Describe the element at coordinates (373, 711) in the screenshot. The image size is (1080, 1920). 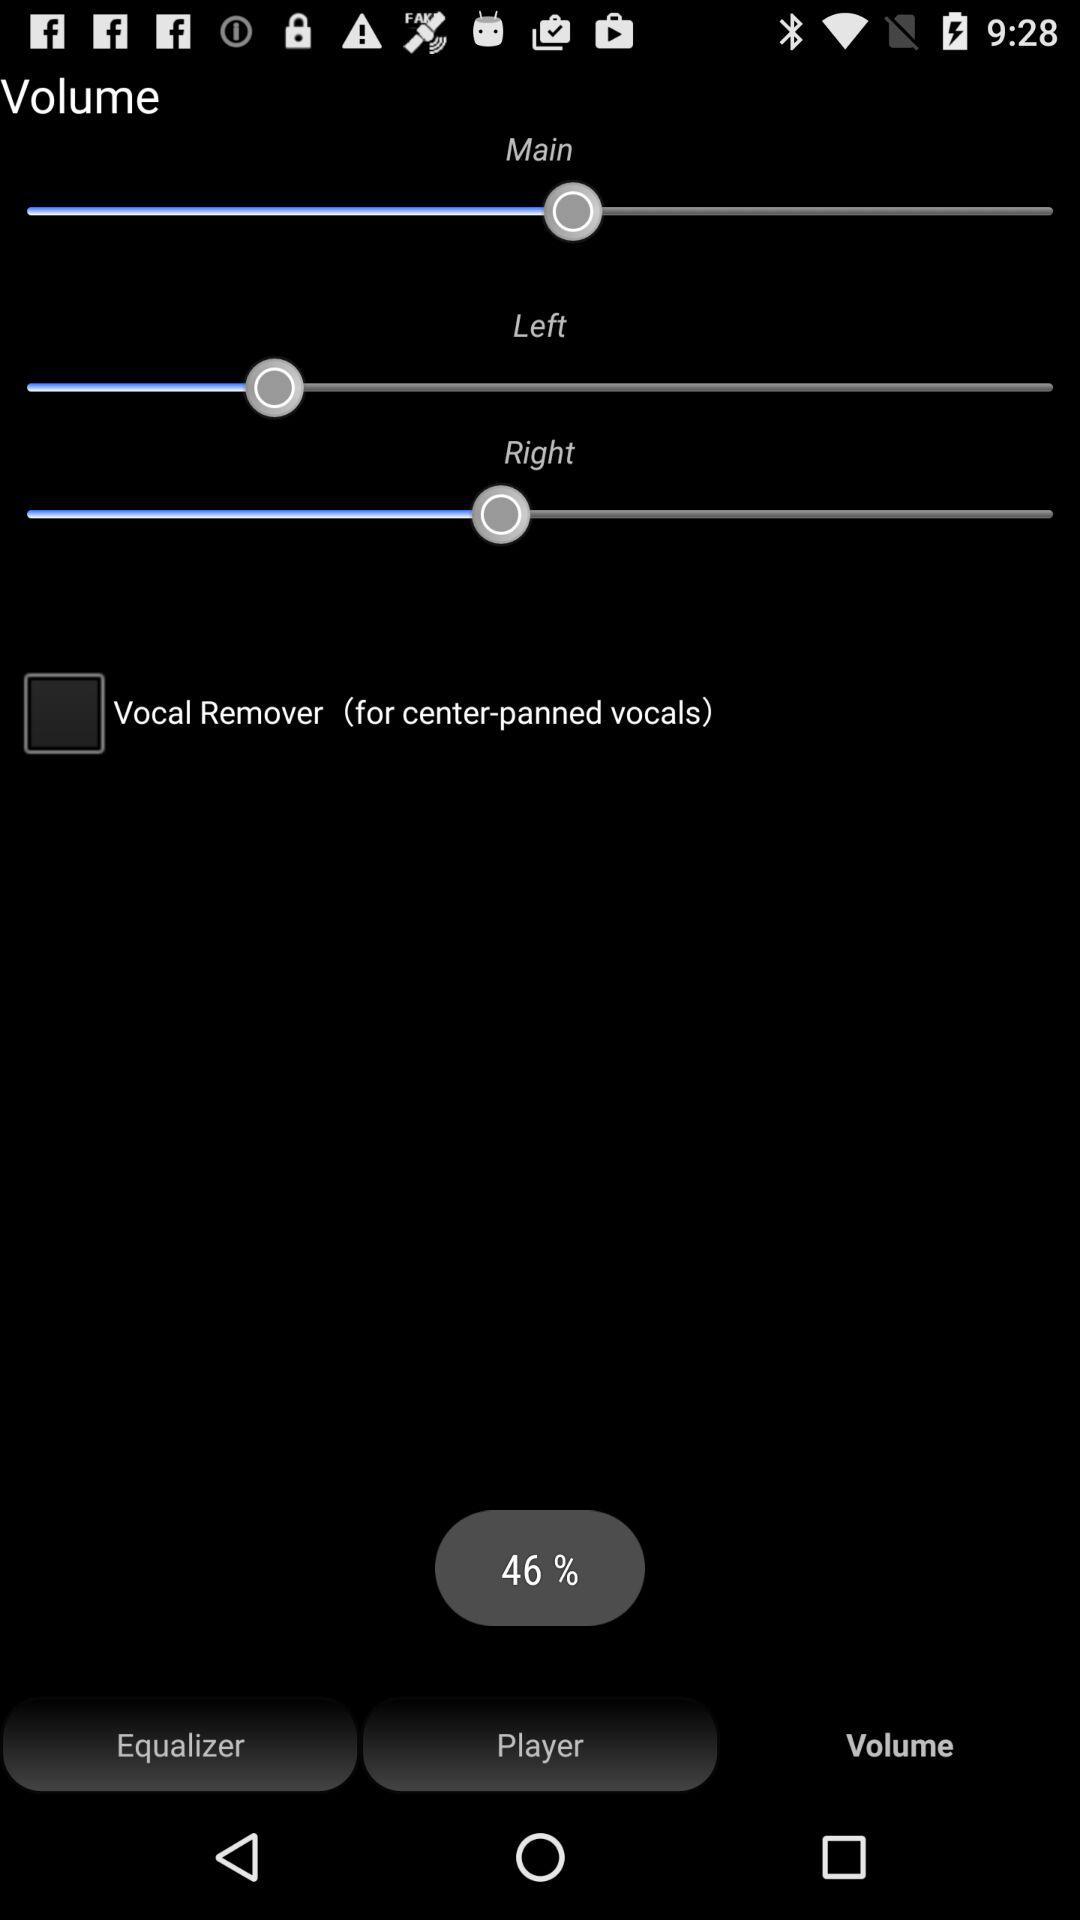
I see `the vocal remover for at the center` at that location.